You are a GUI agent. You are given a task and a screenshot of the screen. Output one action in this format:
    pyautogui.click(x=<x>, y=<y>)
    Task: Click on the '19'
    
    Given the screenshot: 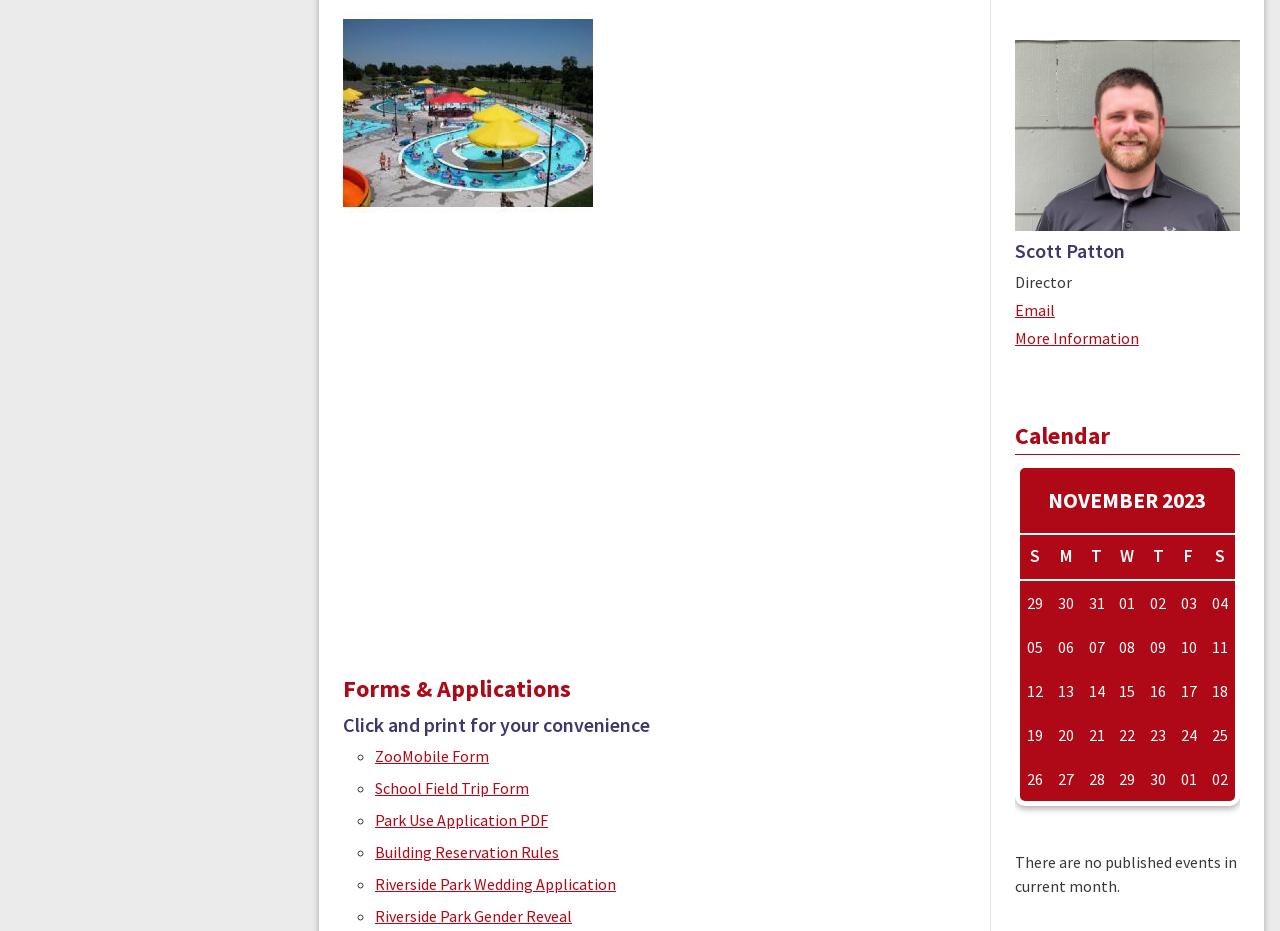 What is the action you would take?
    pyautogui.click(x=1035, y=735)
    